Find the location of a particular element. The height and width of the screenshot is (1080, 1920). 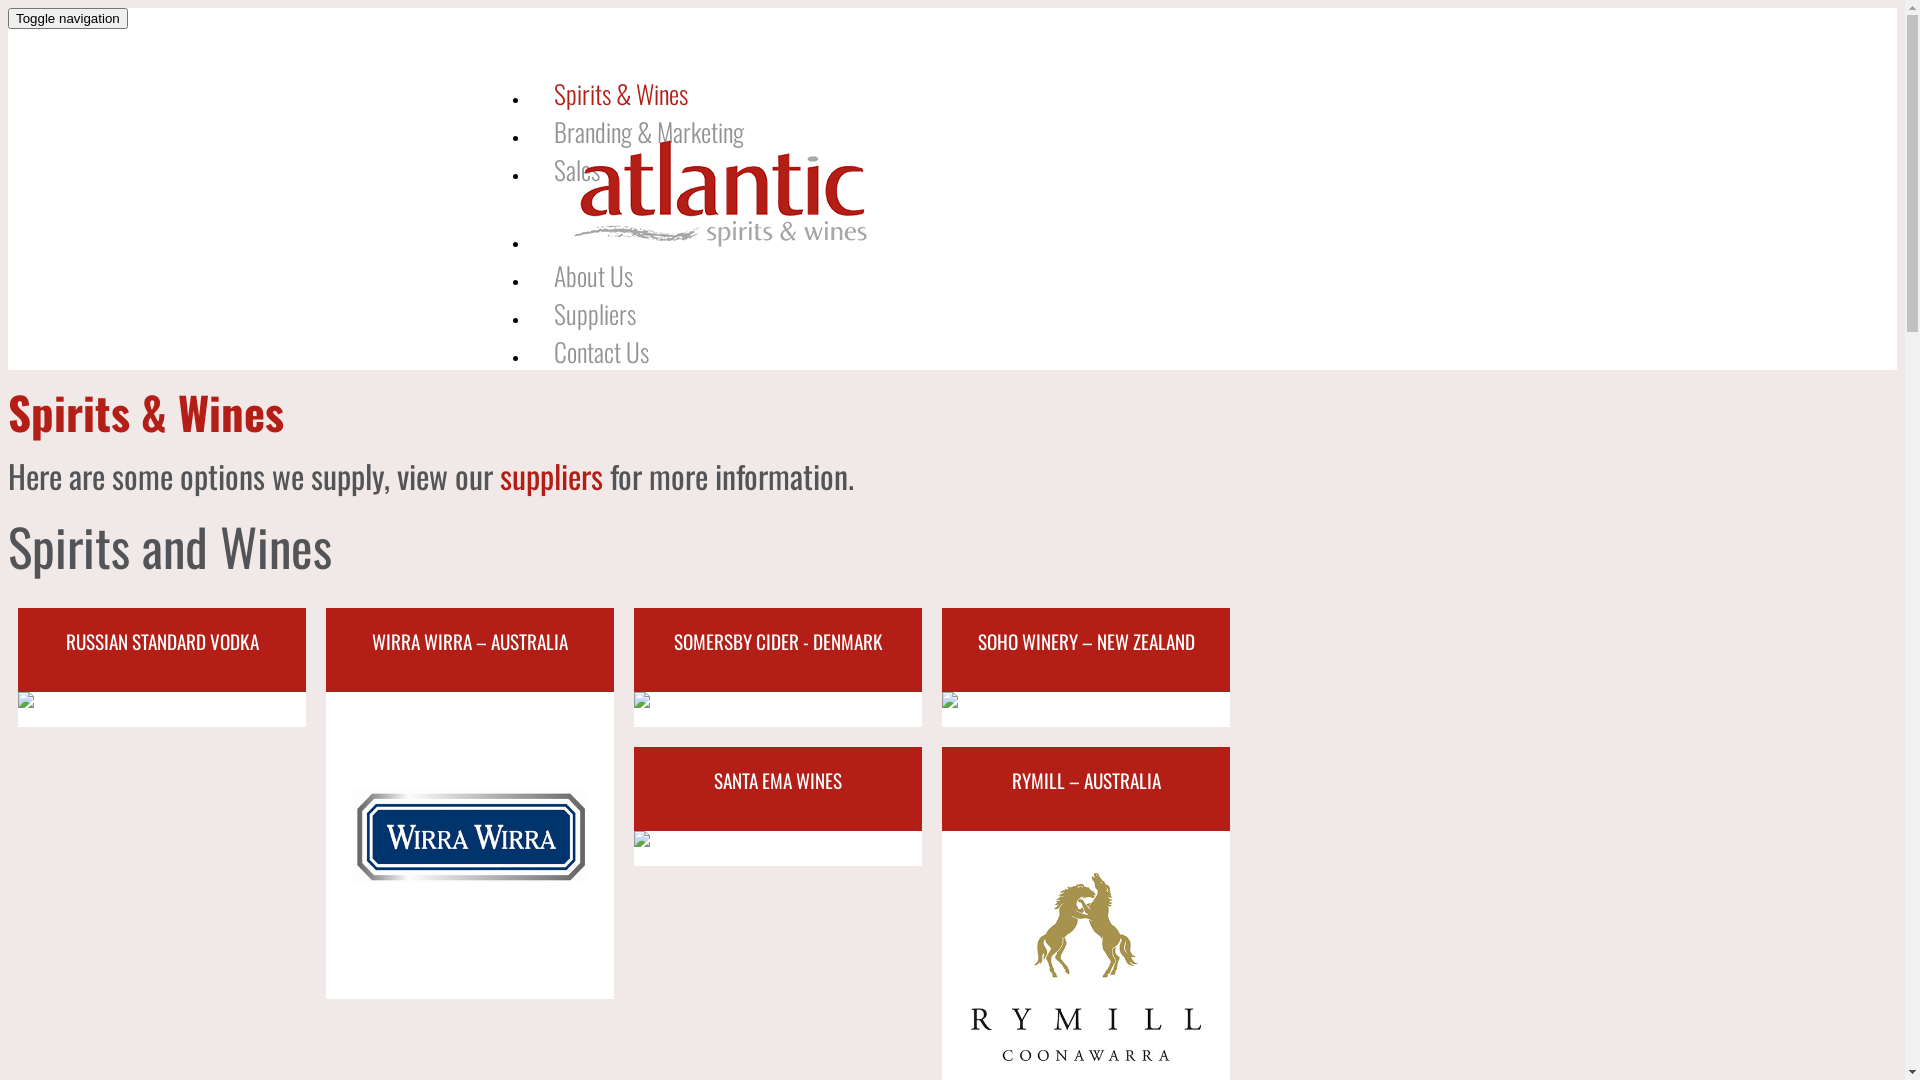

'Spirits & Wines' is located at coordinates (528, 92).